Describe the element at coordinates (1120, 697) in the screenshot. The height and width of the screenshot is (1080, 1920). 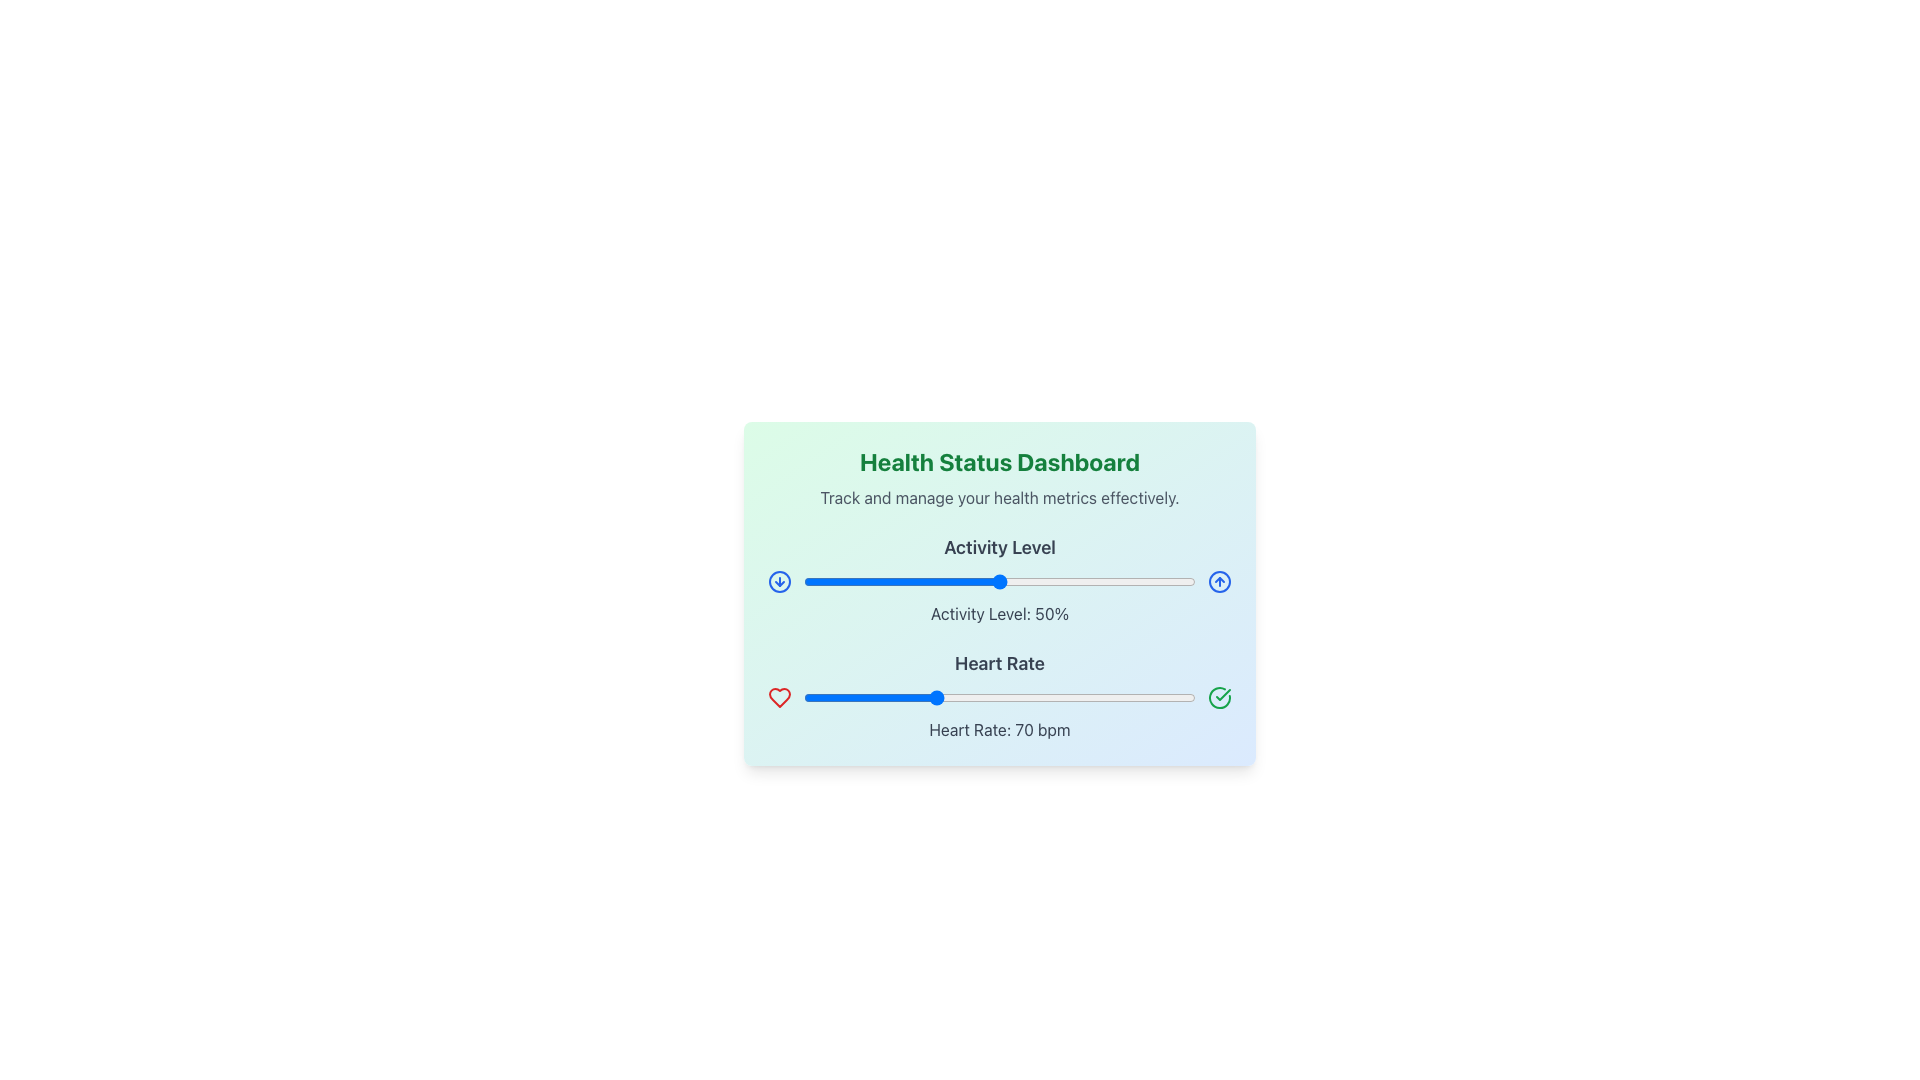
I see `heart rate` at that location.